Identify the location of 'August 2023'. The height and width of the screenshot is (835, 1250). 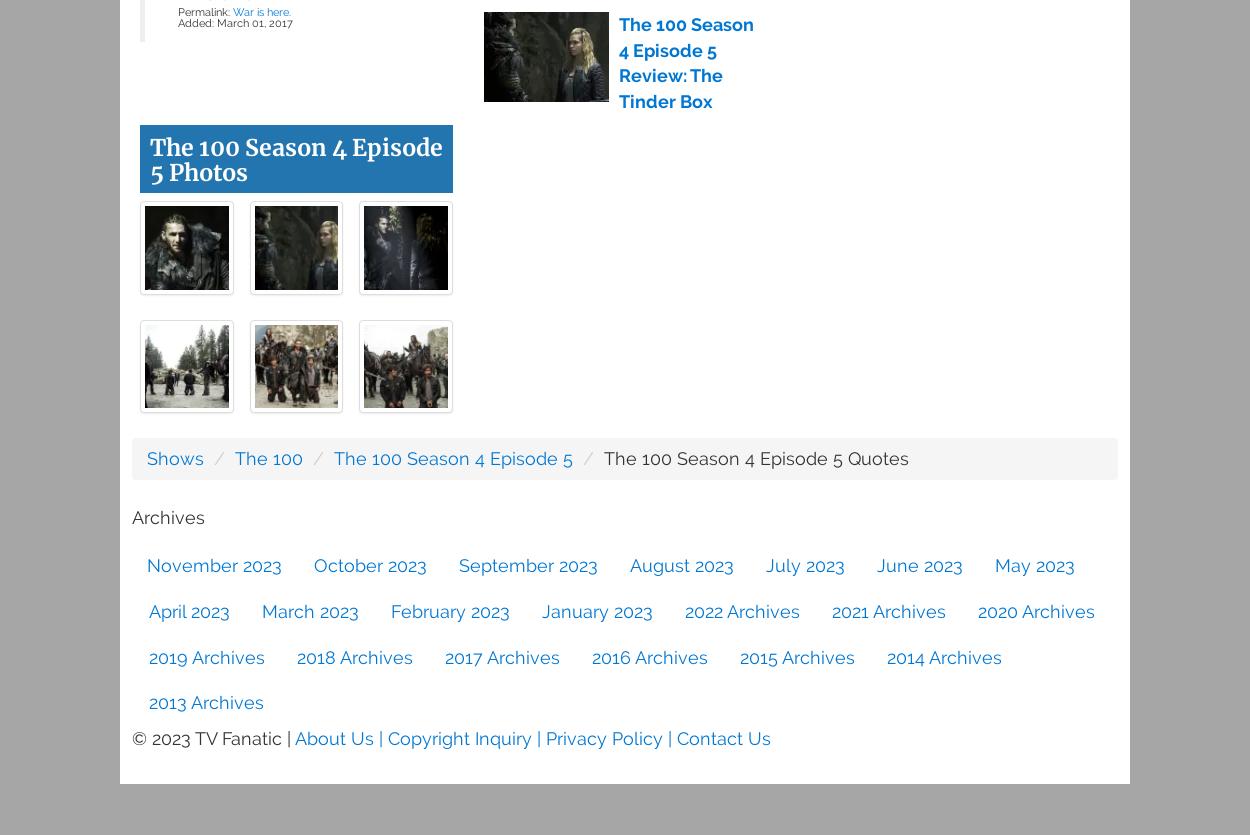
(630, 565).